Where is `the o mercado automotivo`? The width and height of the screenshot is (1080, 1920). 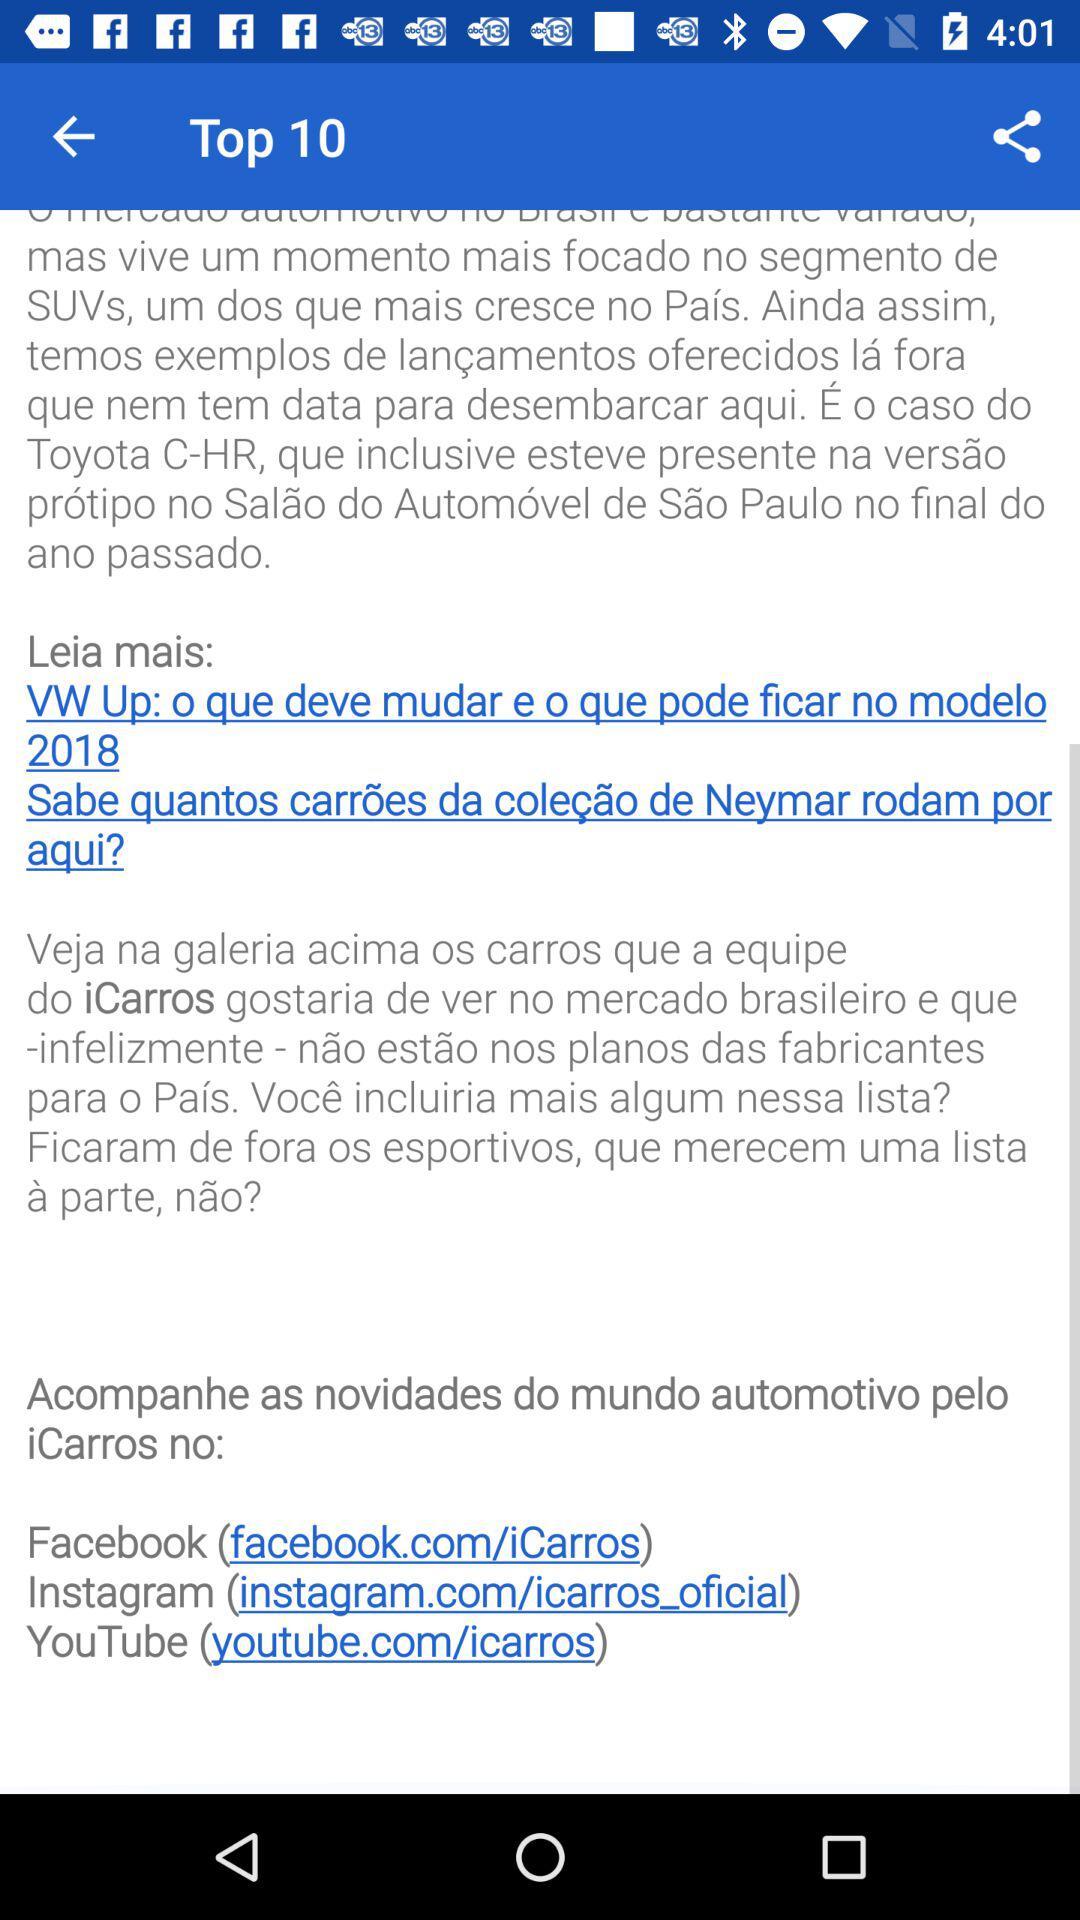 the o mercado automotivo is located at coordinates (540, 988).